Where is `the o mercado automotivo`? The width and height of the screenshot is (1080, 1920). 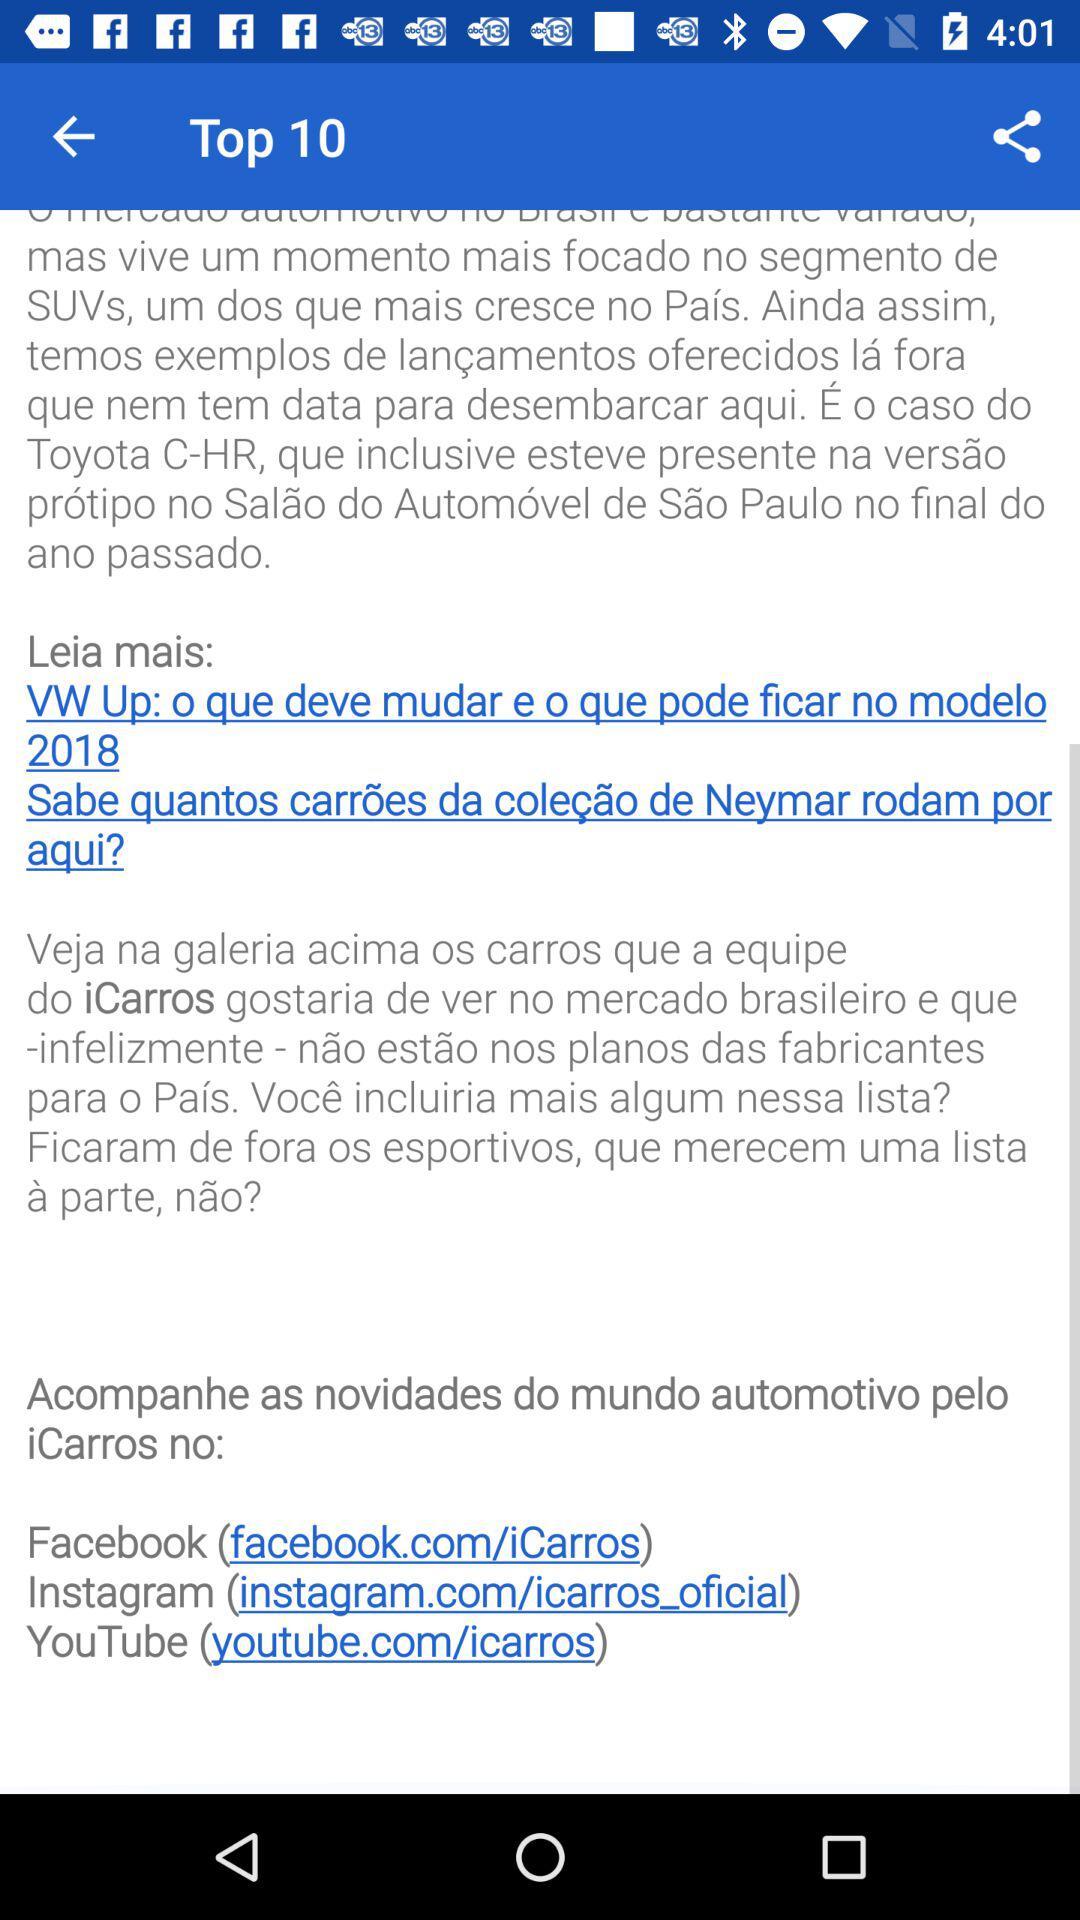 the o mercado automotivo is located at coordinates (540, 988).